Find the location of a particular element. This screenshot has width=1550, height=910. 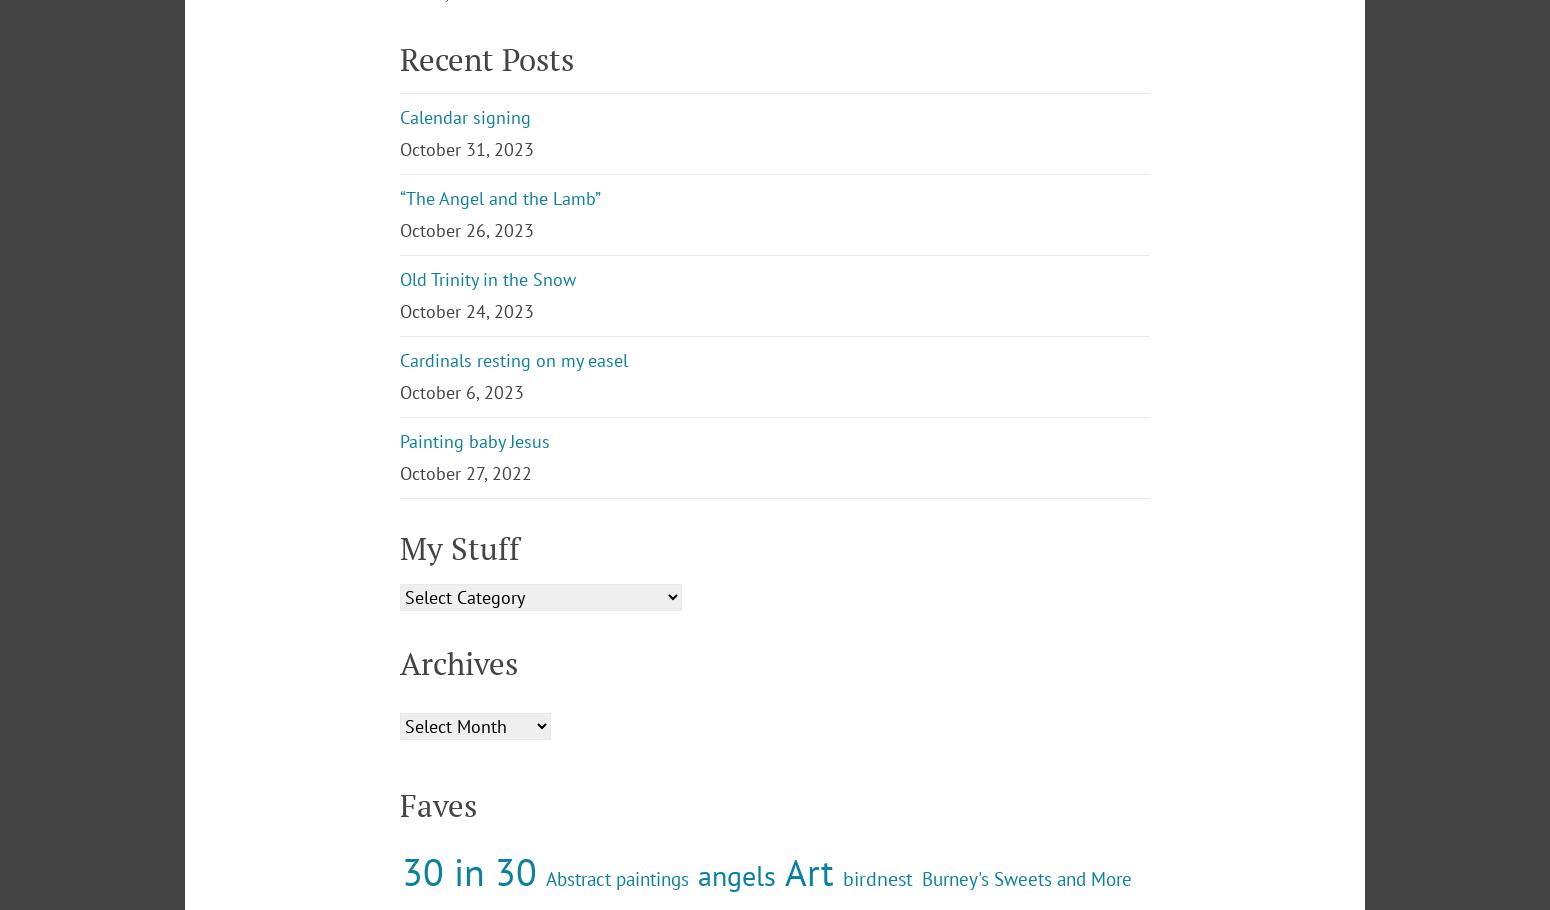

'My Stuff' is located at coordinates (400, 712).